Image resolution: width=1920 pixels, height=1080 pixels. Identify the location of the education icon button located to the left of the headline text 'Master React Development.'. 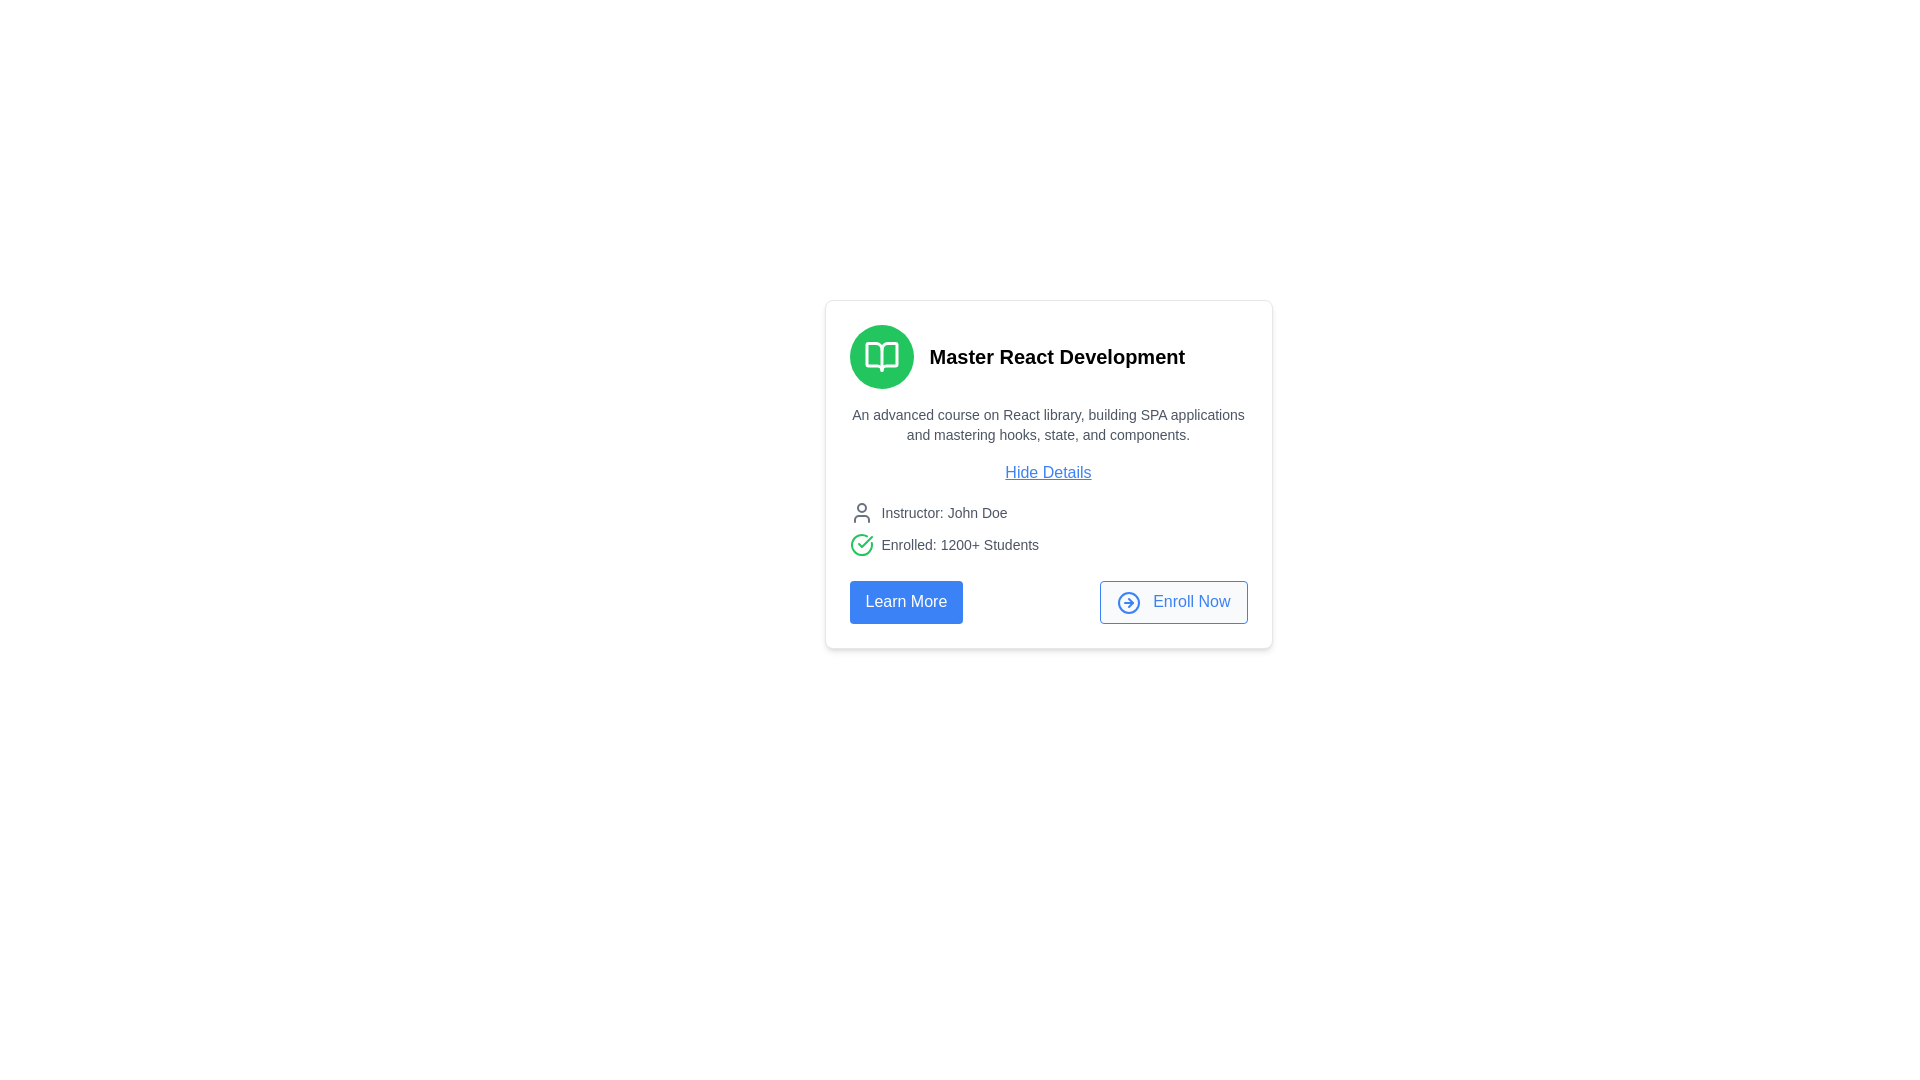
(880, 356).